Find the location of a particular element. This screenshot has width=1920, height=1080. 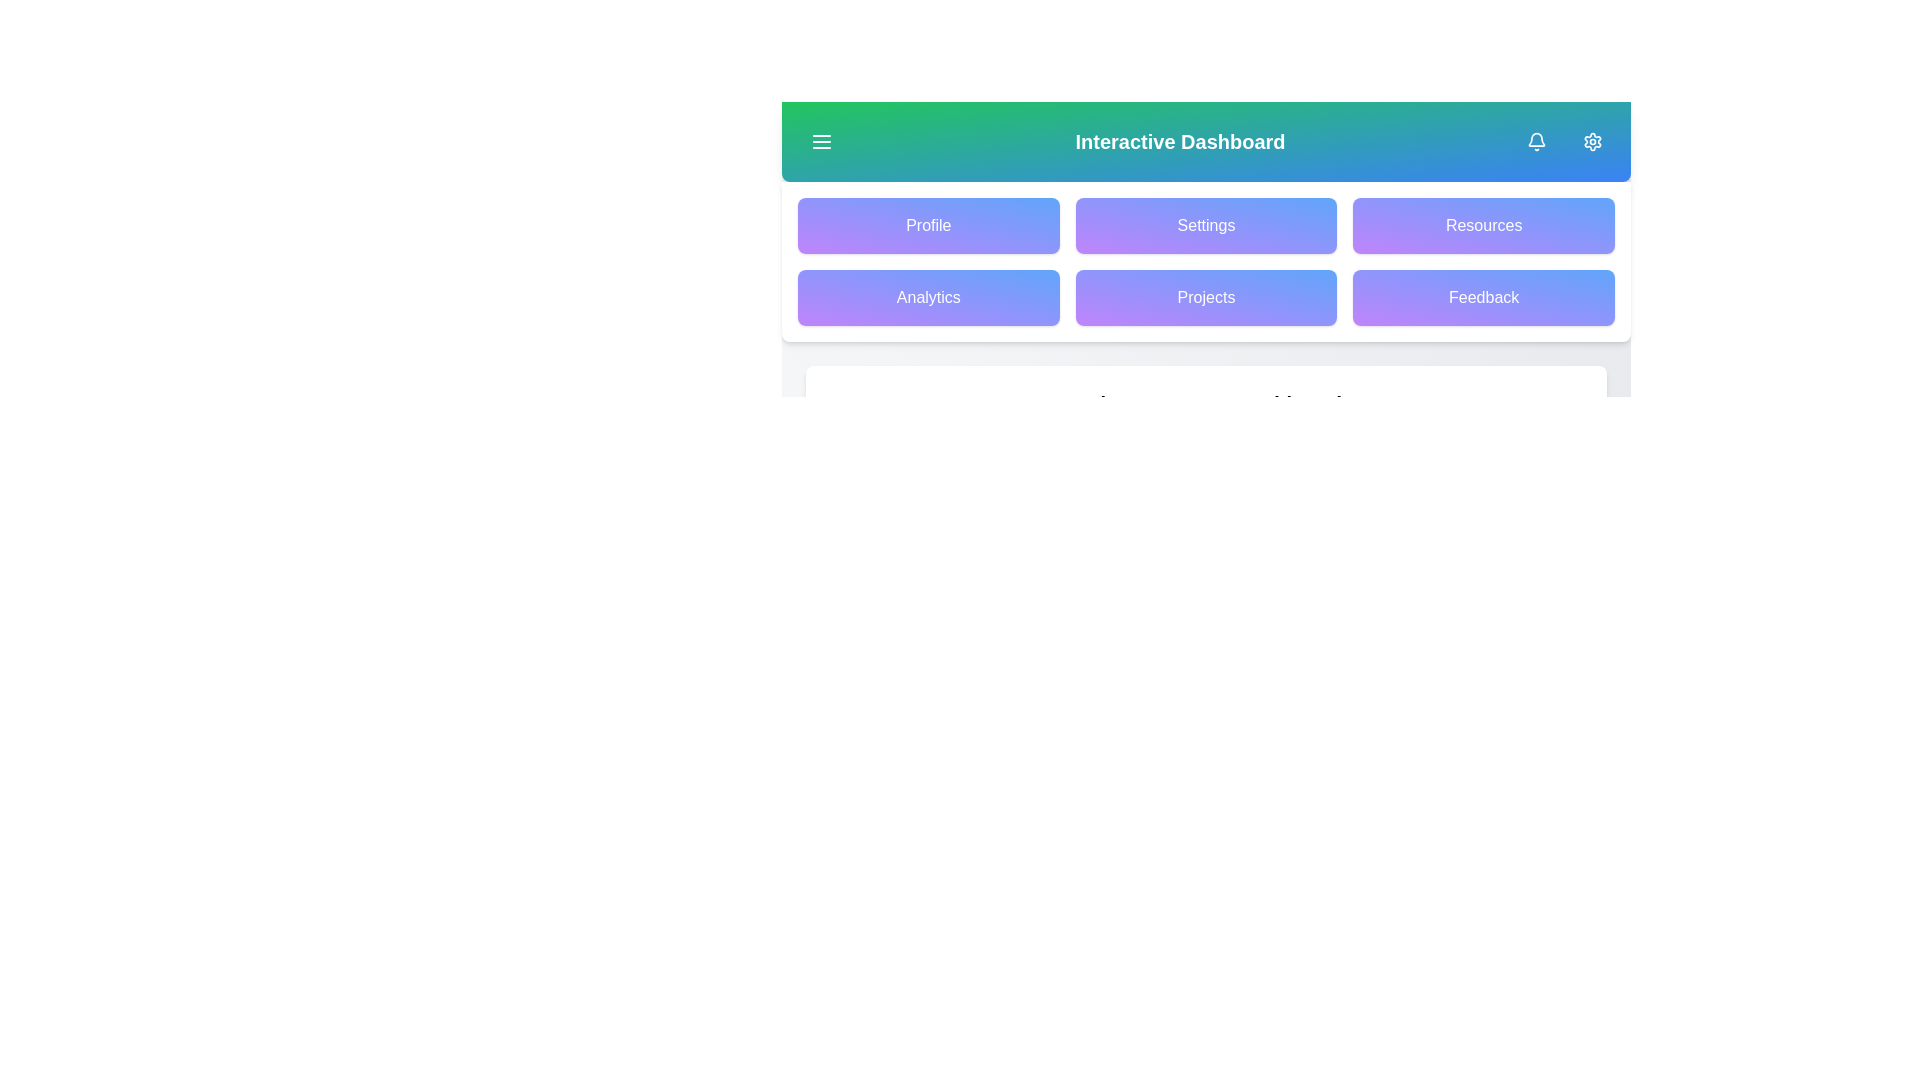

the Feedback button to navigate to the corresponding section is located at coordinates (1483, 297).